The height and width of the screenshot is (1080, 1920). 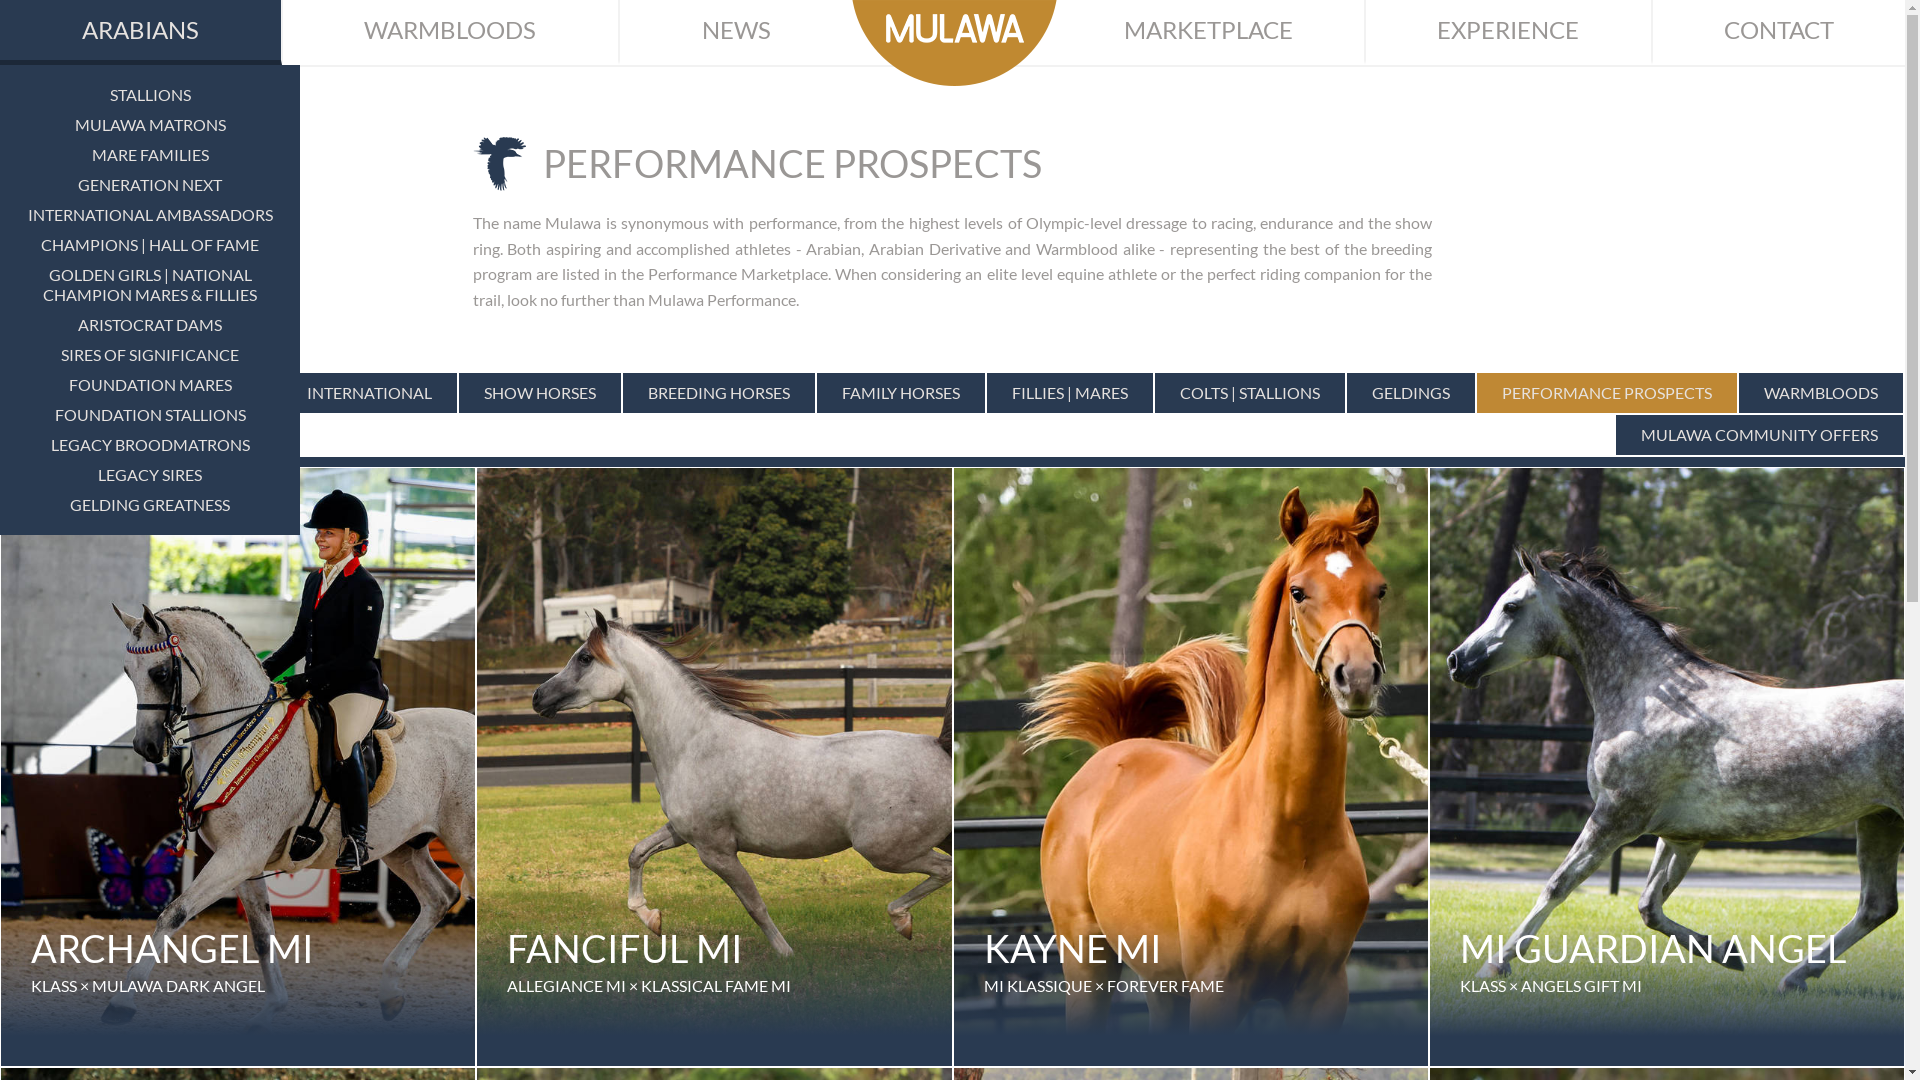 What do you see at coordinates (148, 385) in the screenshot?
I see `'FOUNDATION MARES'` at bounding box center [148, 385].